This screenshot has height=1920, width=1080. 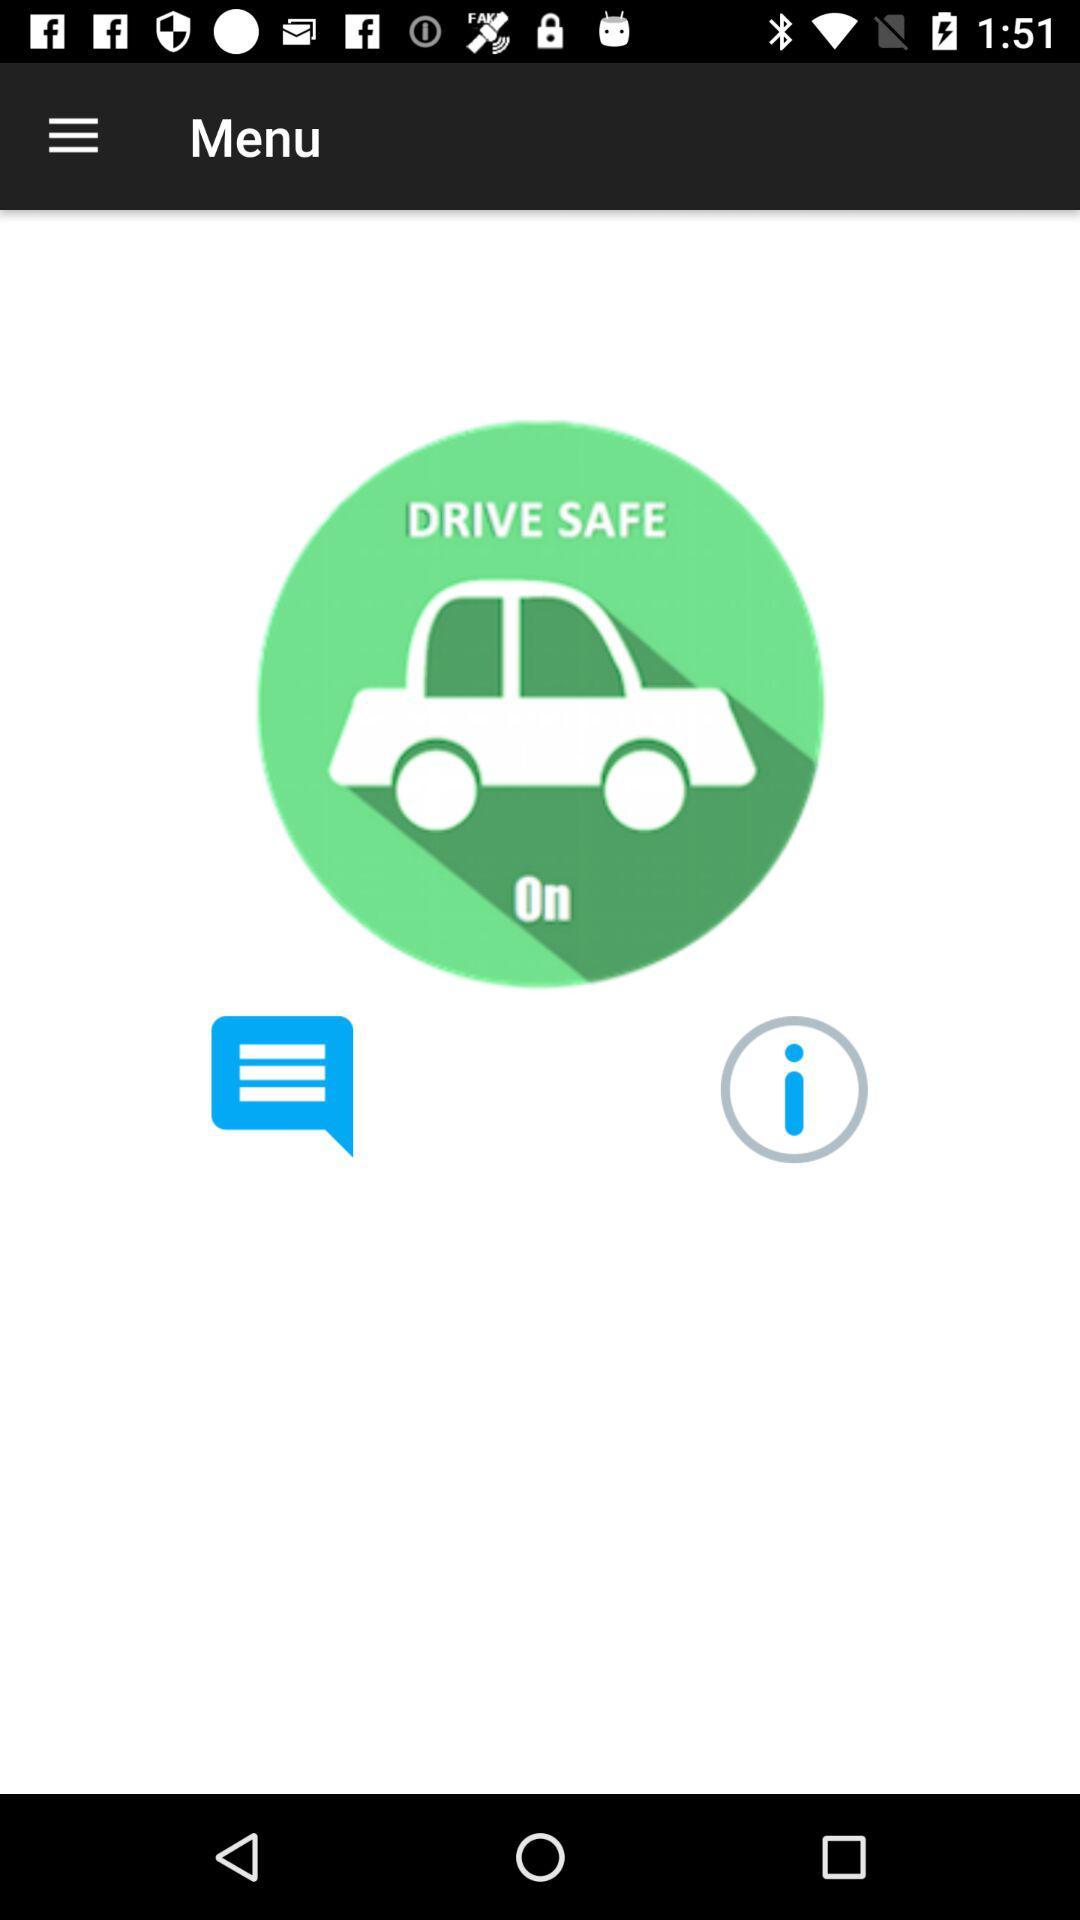 I want to click on item at the center, so click(x=538, y=703).